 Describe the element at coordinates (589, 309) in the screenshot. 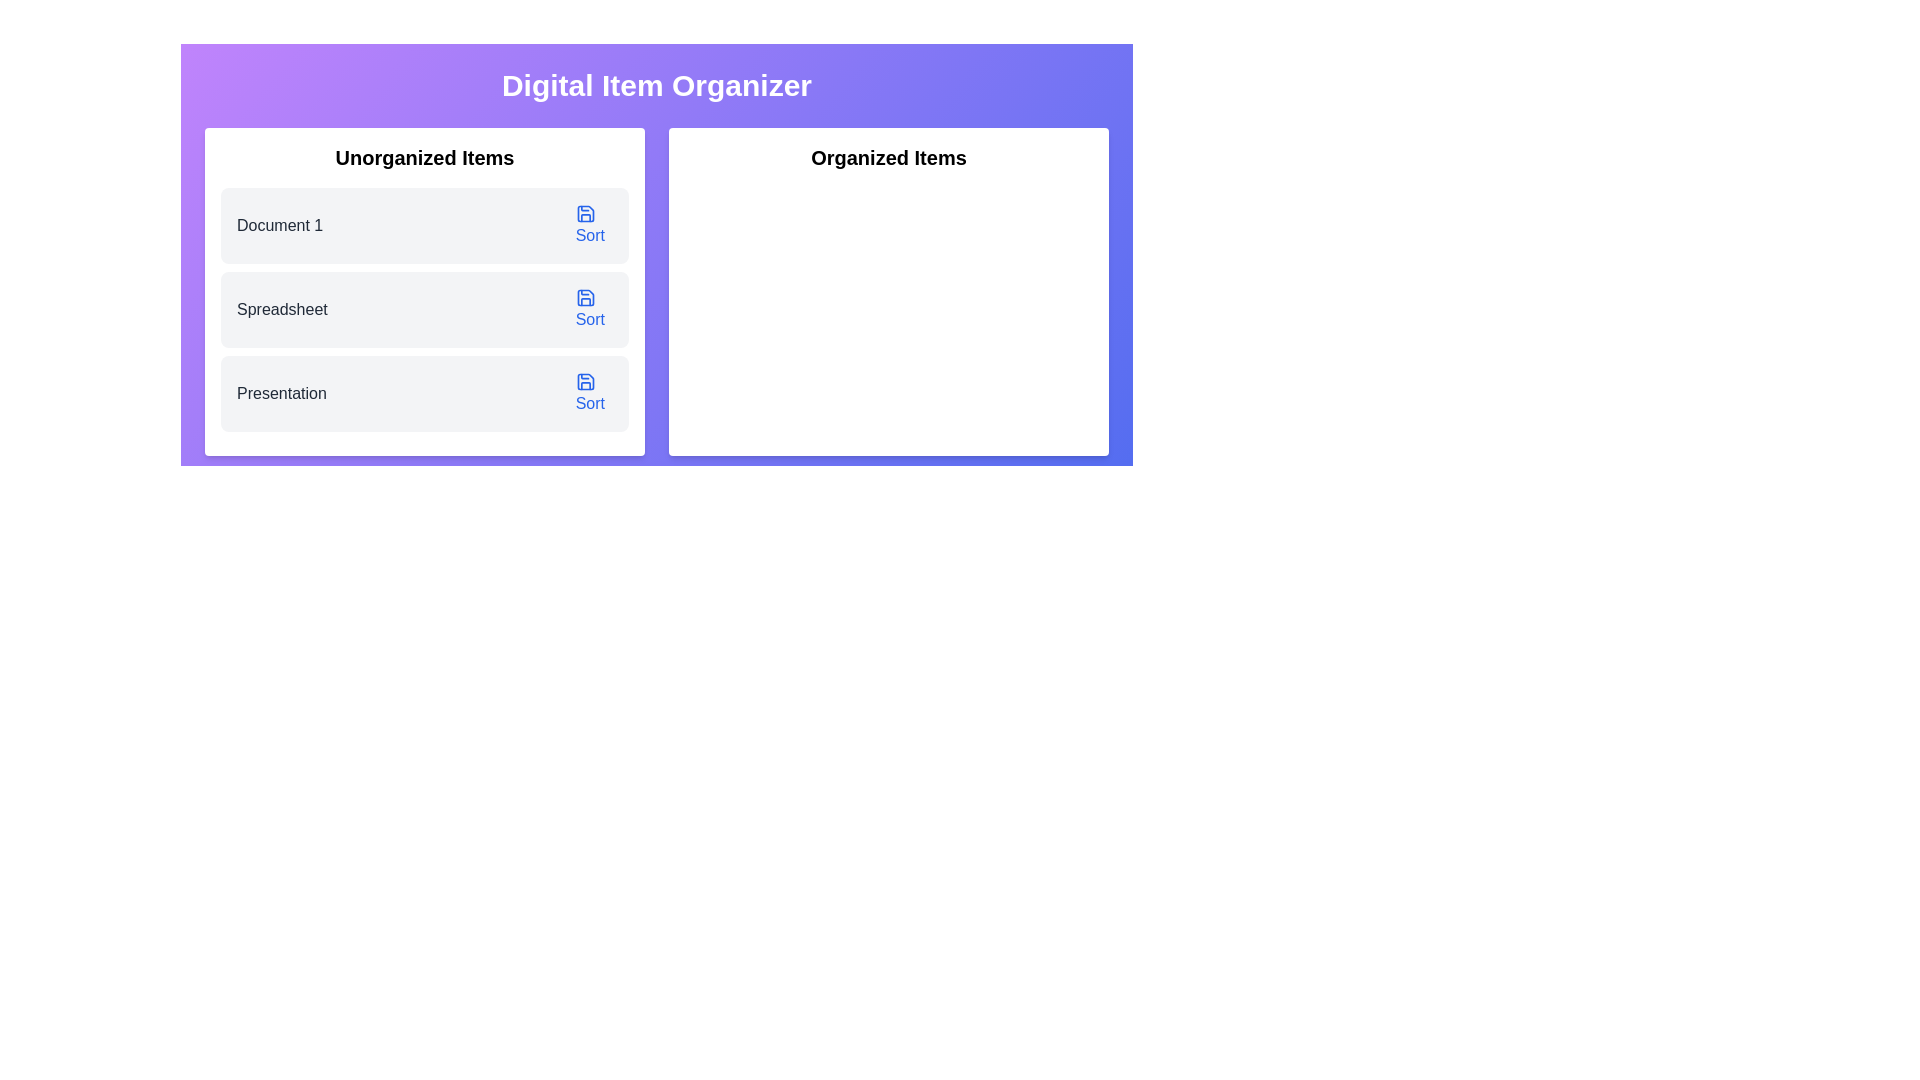

I see `the second 'Sort' button located to the right of the 'Spreadsheet' label` at that location.